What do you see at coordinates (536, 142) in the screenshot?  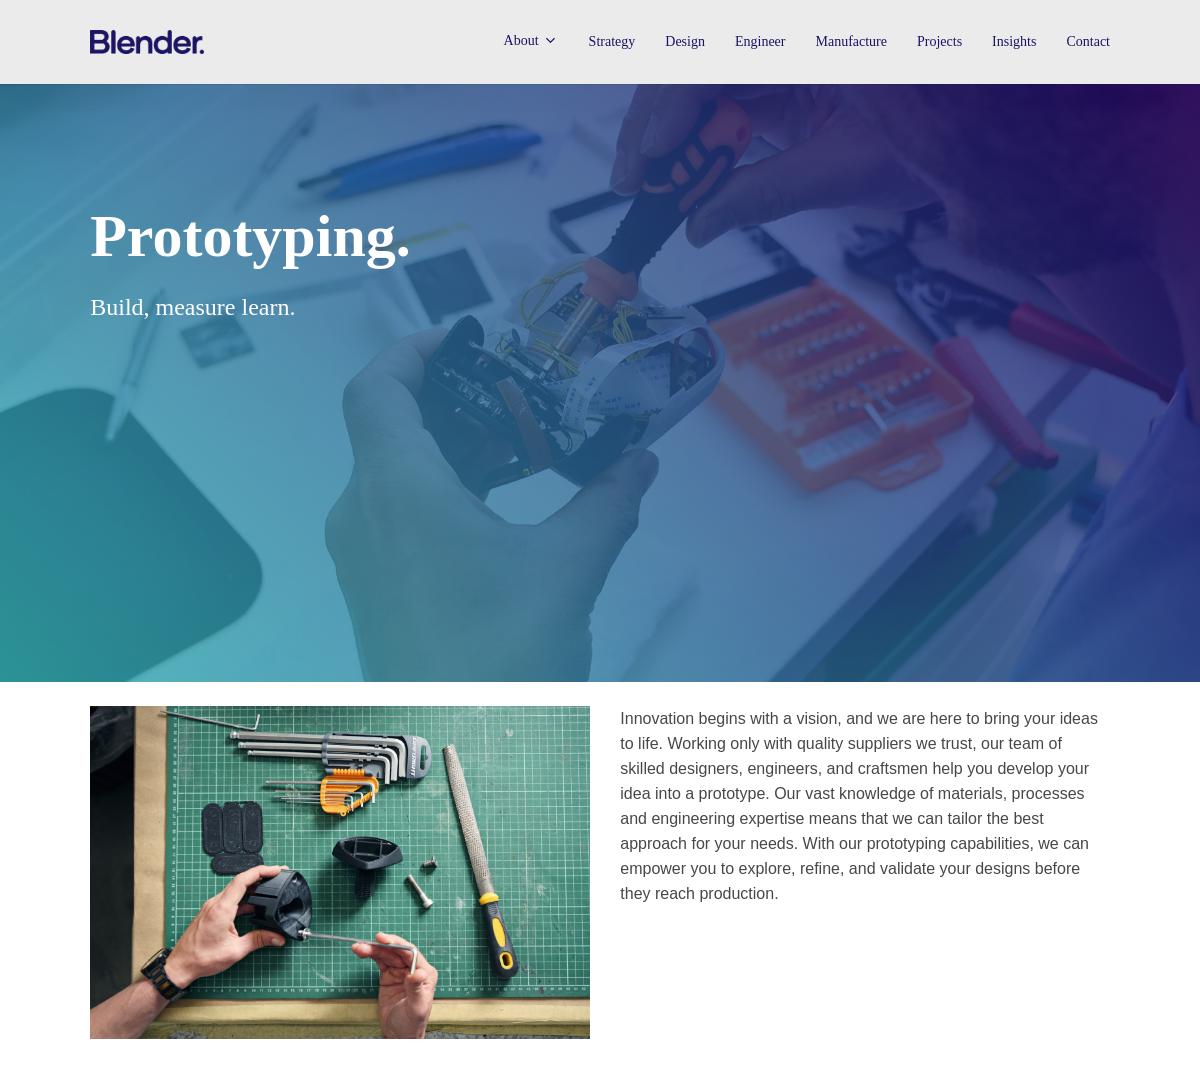 I see `'Services'` at bounding box center [536, 142].